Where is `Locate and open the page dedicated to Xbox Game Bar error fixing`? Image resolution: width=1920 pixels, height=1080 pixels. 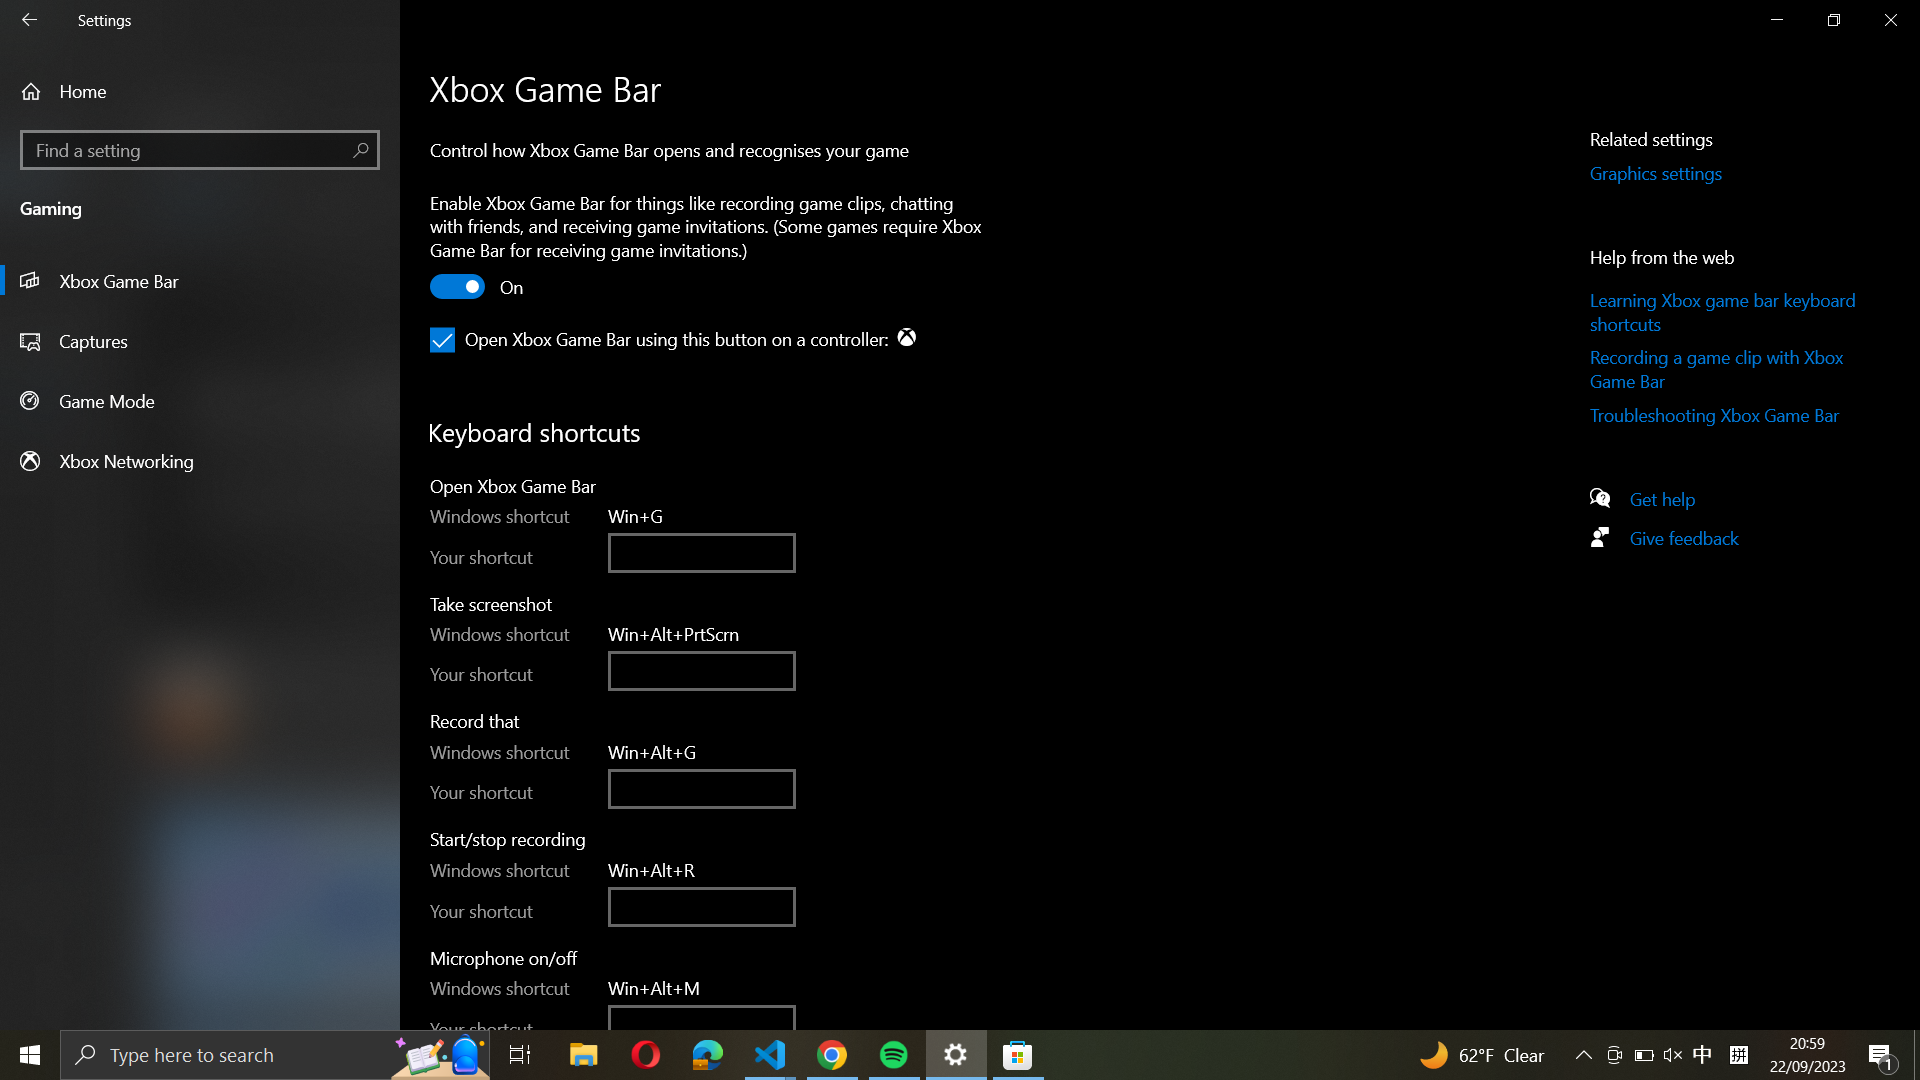
Locate and open the page dedicated to Xbox Game Bar error fixing is located at coordinates (1726, 418).